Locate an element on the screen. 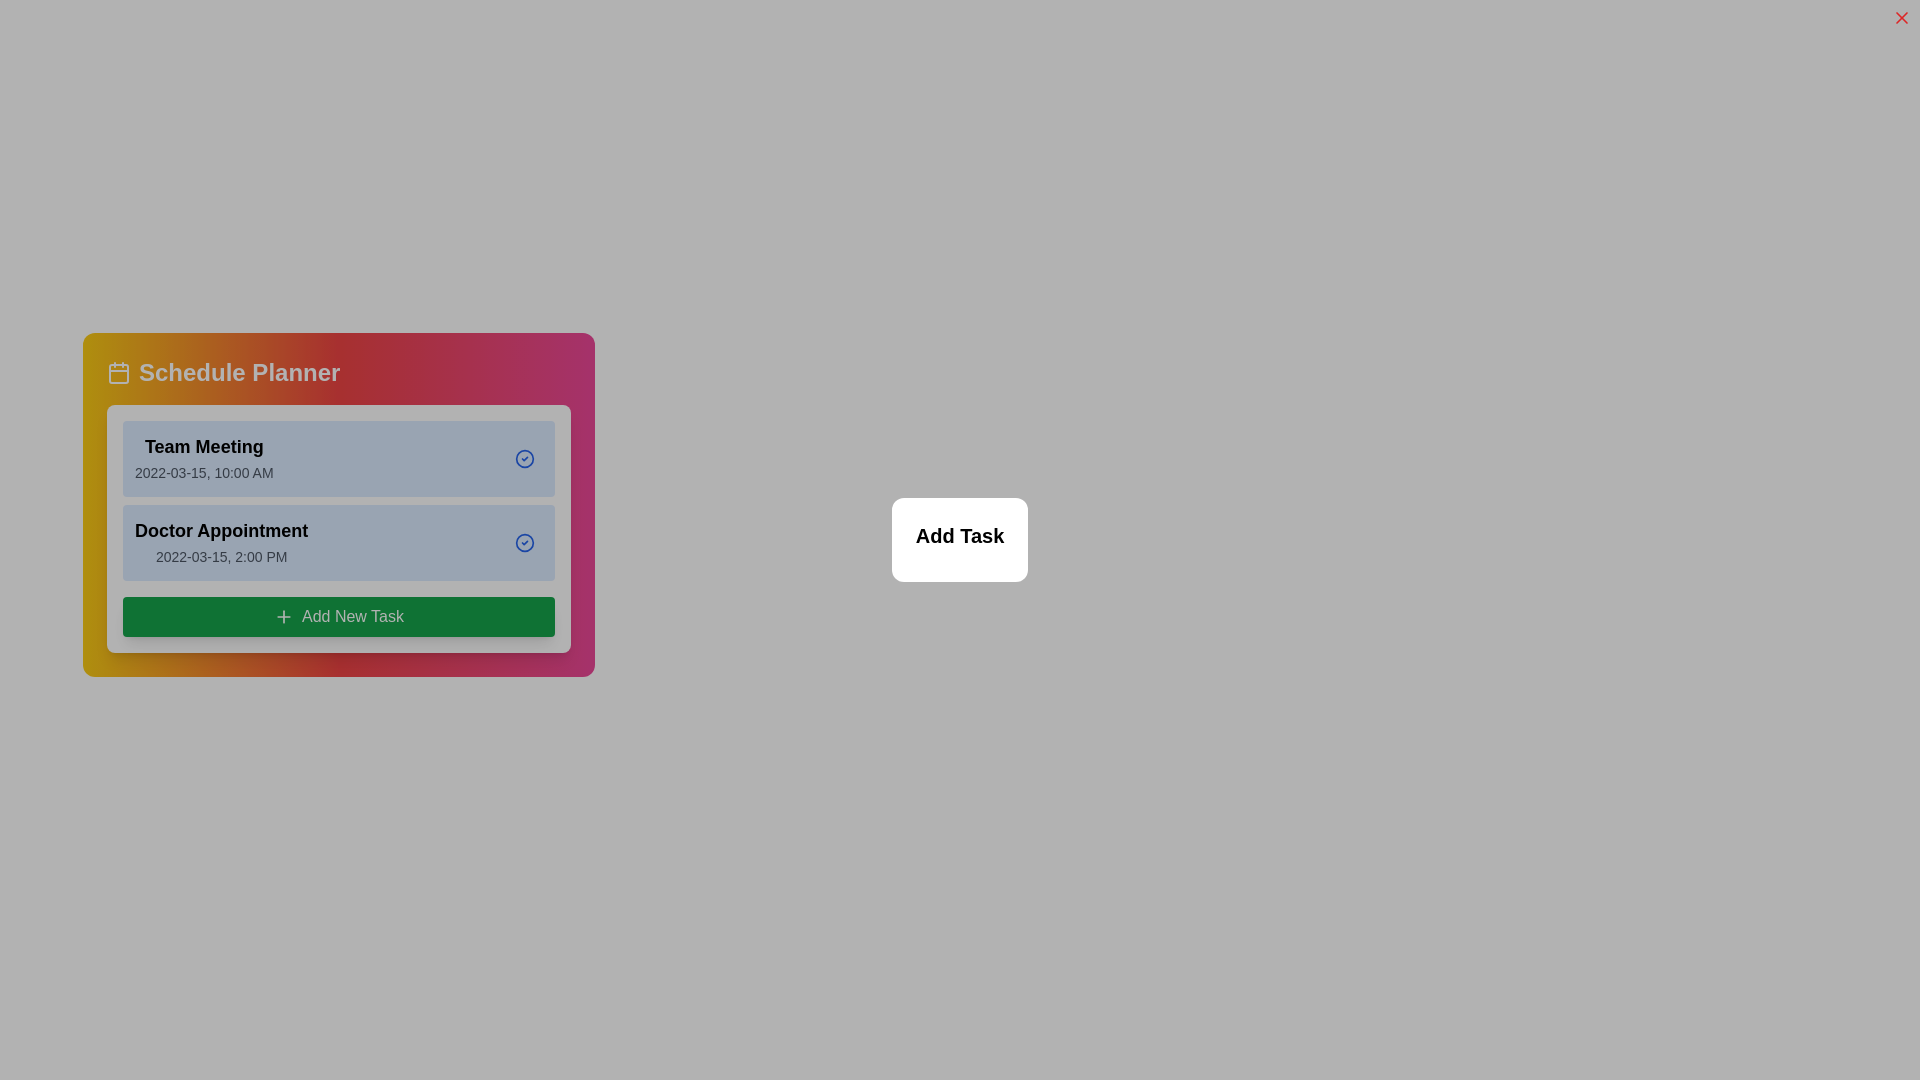  the graphical icon (circle) that serves as a visual indicator within the second task entry of the 'Schedule Planner' is located at coordinates (524, 543).